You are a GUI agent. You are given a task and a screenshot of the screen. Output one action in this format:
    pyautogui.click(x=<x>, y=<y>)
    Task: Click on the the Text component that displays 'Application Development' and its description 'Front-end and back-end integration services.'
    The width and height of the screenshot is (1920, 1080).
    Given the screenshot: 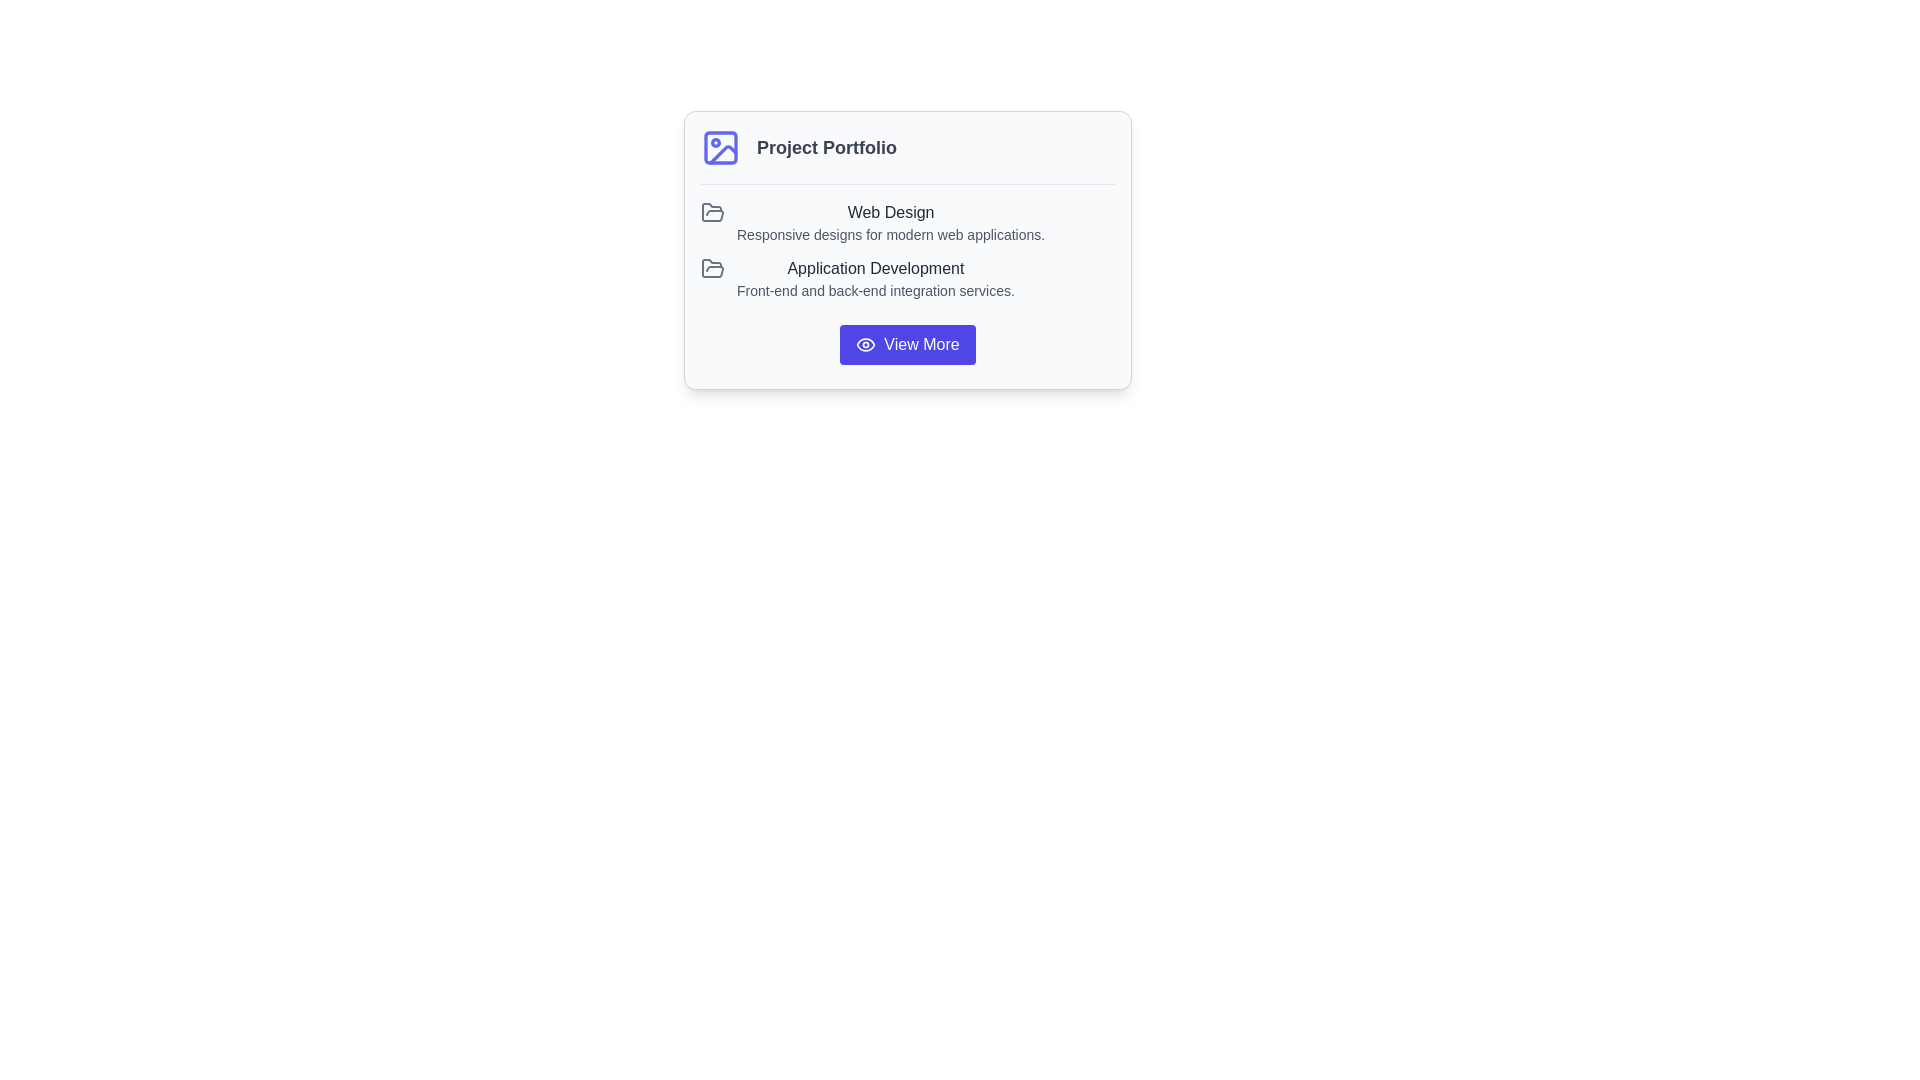 What is the action you would take?
    pyautogui.click(x=875, y=278)
    